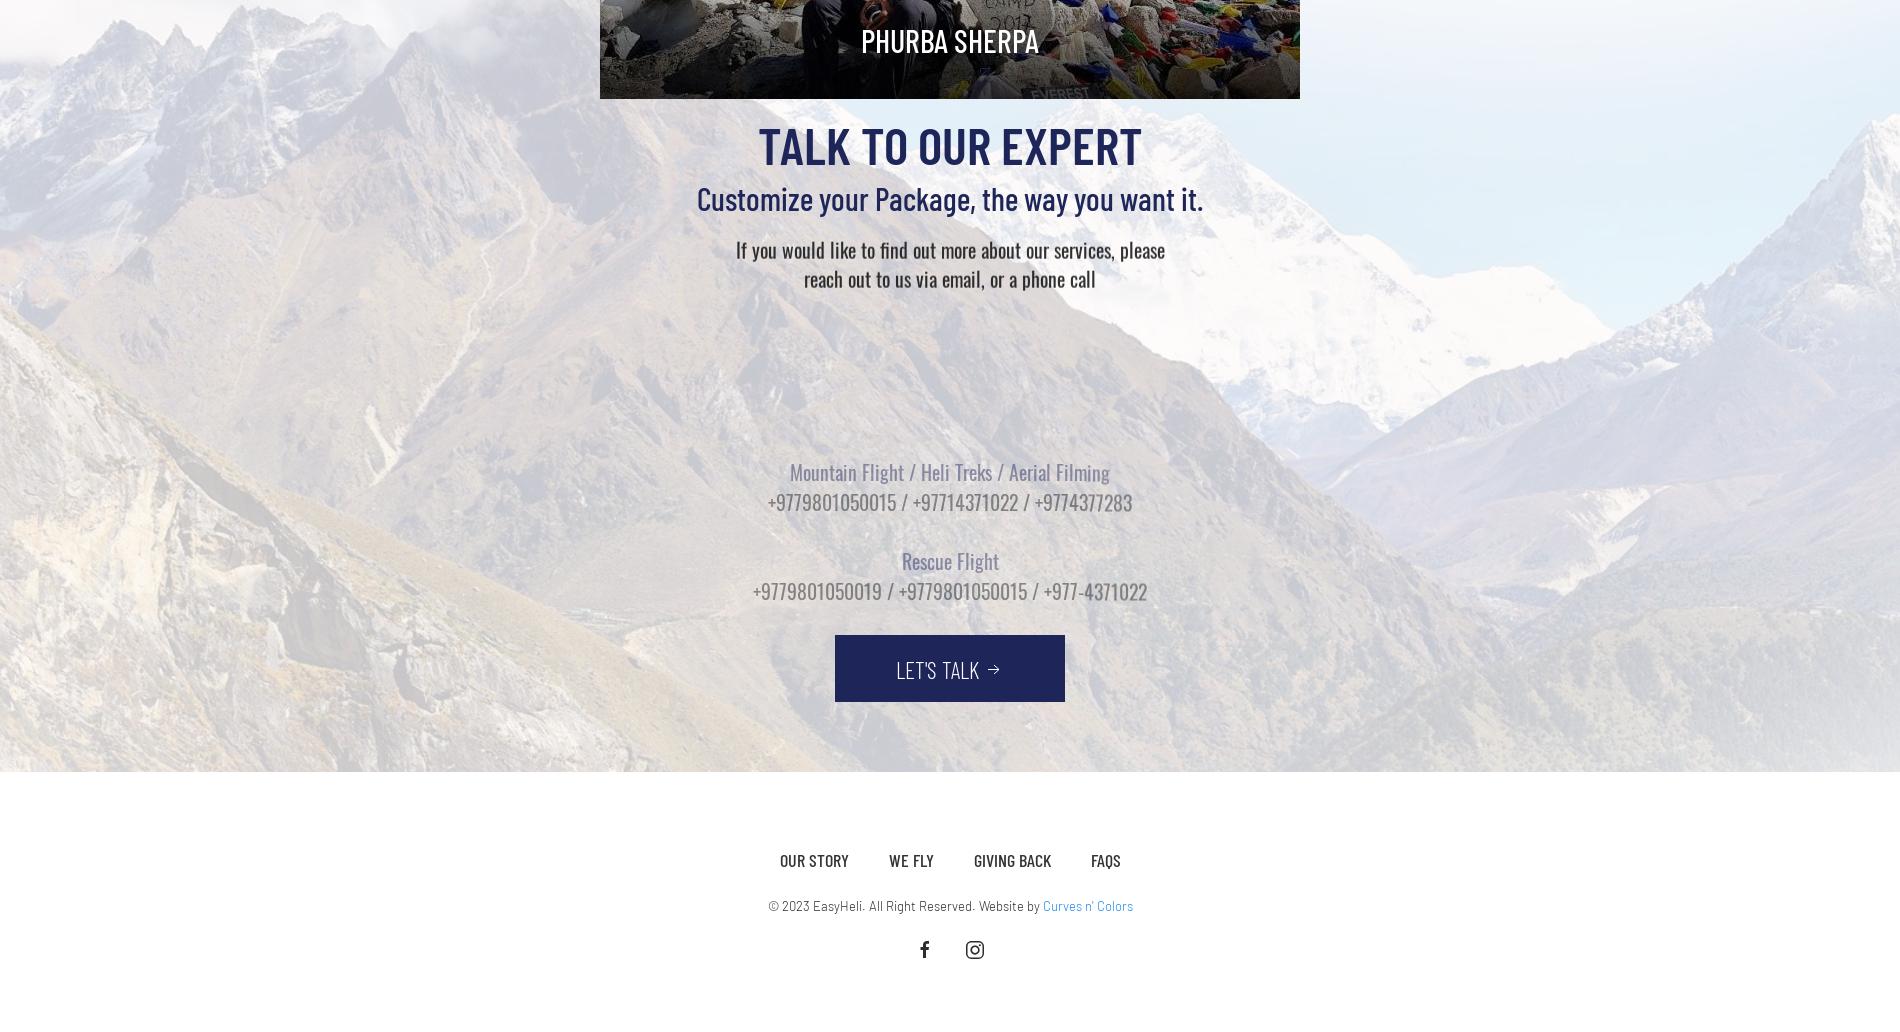  Describe the element at coordinates (948, 255) in the screenshot. I see `'If you would like to find out more about our services, please reach out to us via email, or a phone call'` at that location.